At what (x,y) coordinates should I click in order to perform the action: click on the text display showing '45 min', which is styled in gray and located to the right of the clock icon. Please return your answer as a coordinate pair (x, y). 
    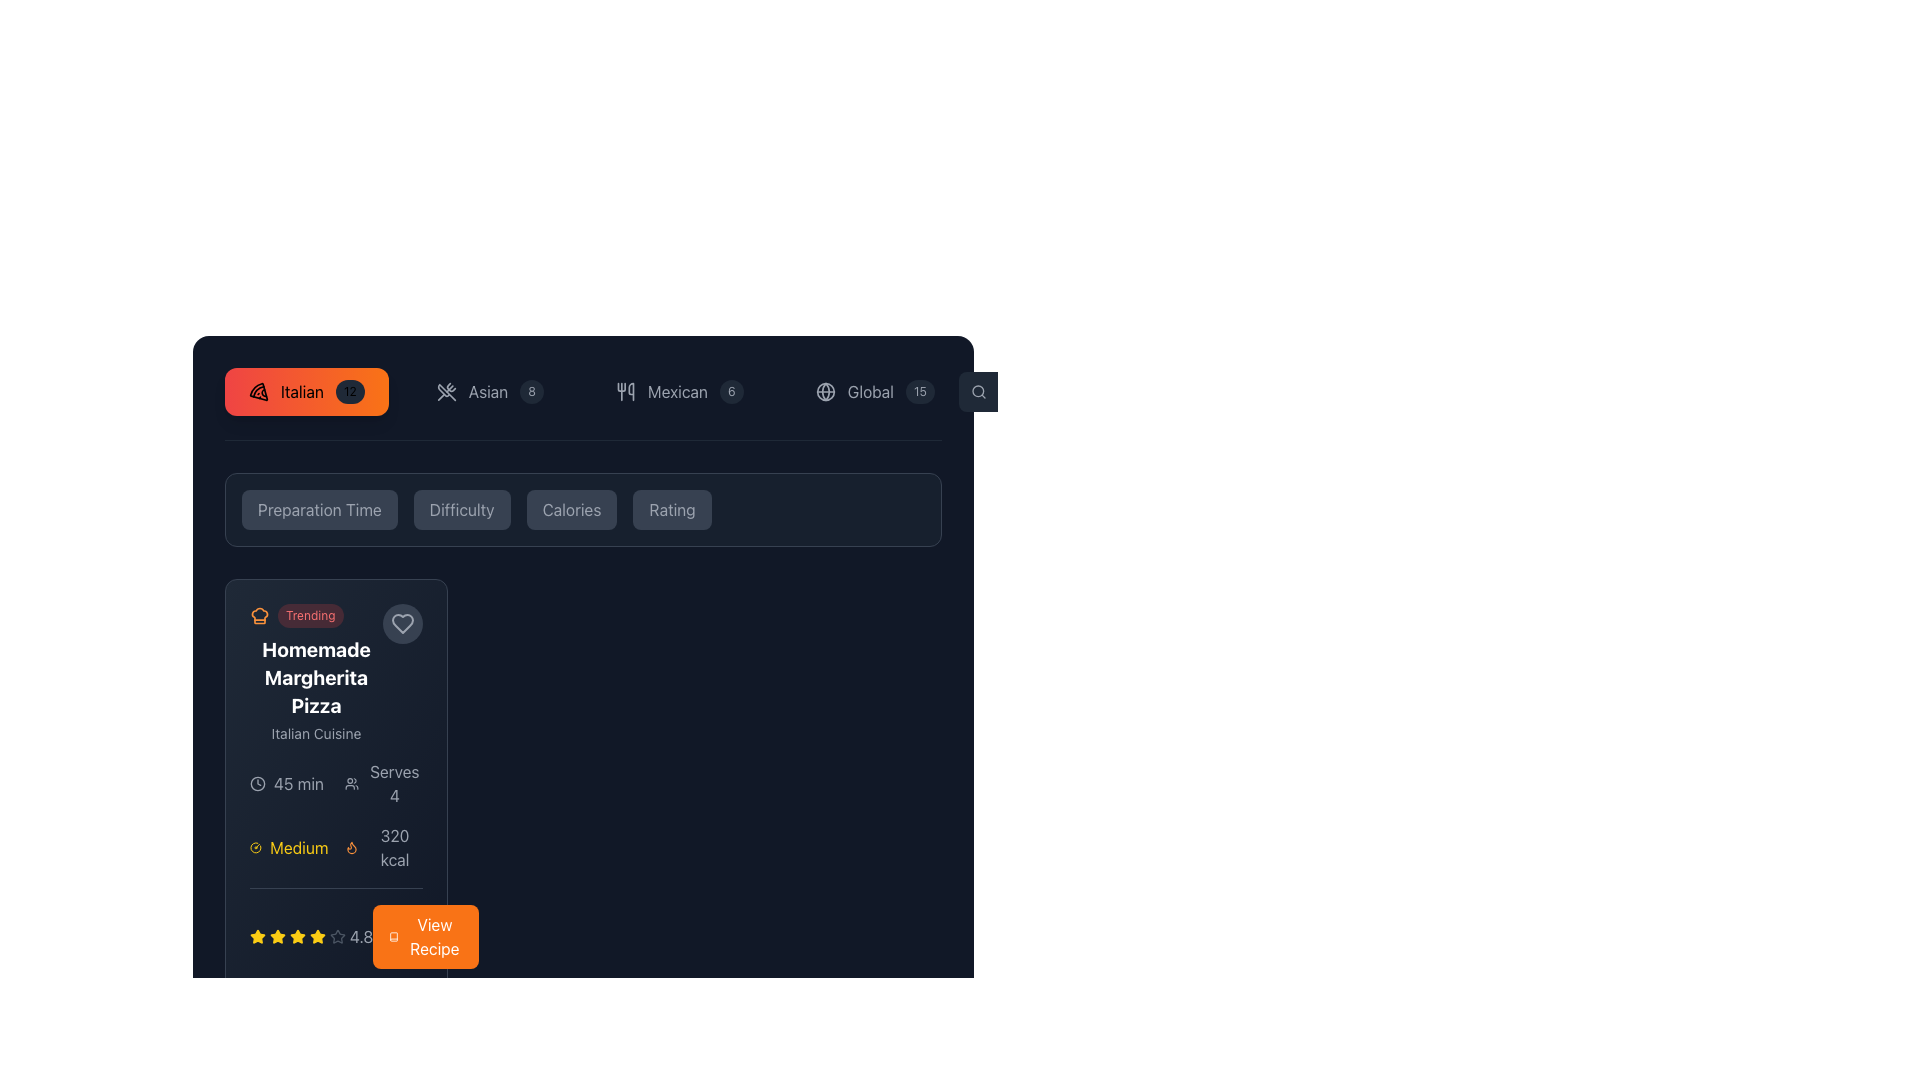
    Looking at the image, I should click on (297, 782).